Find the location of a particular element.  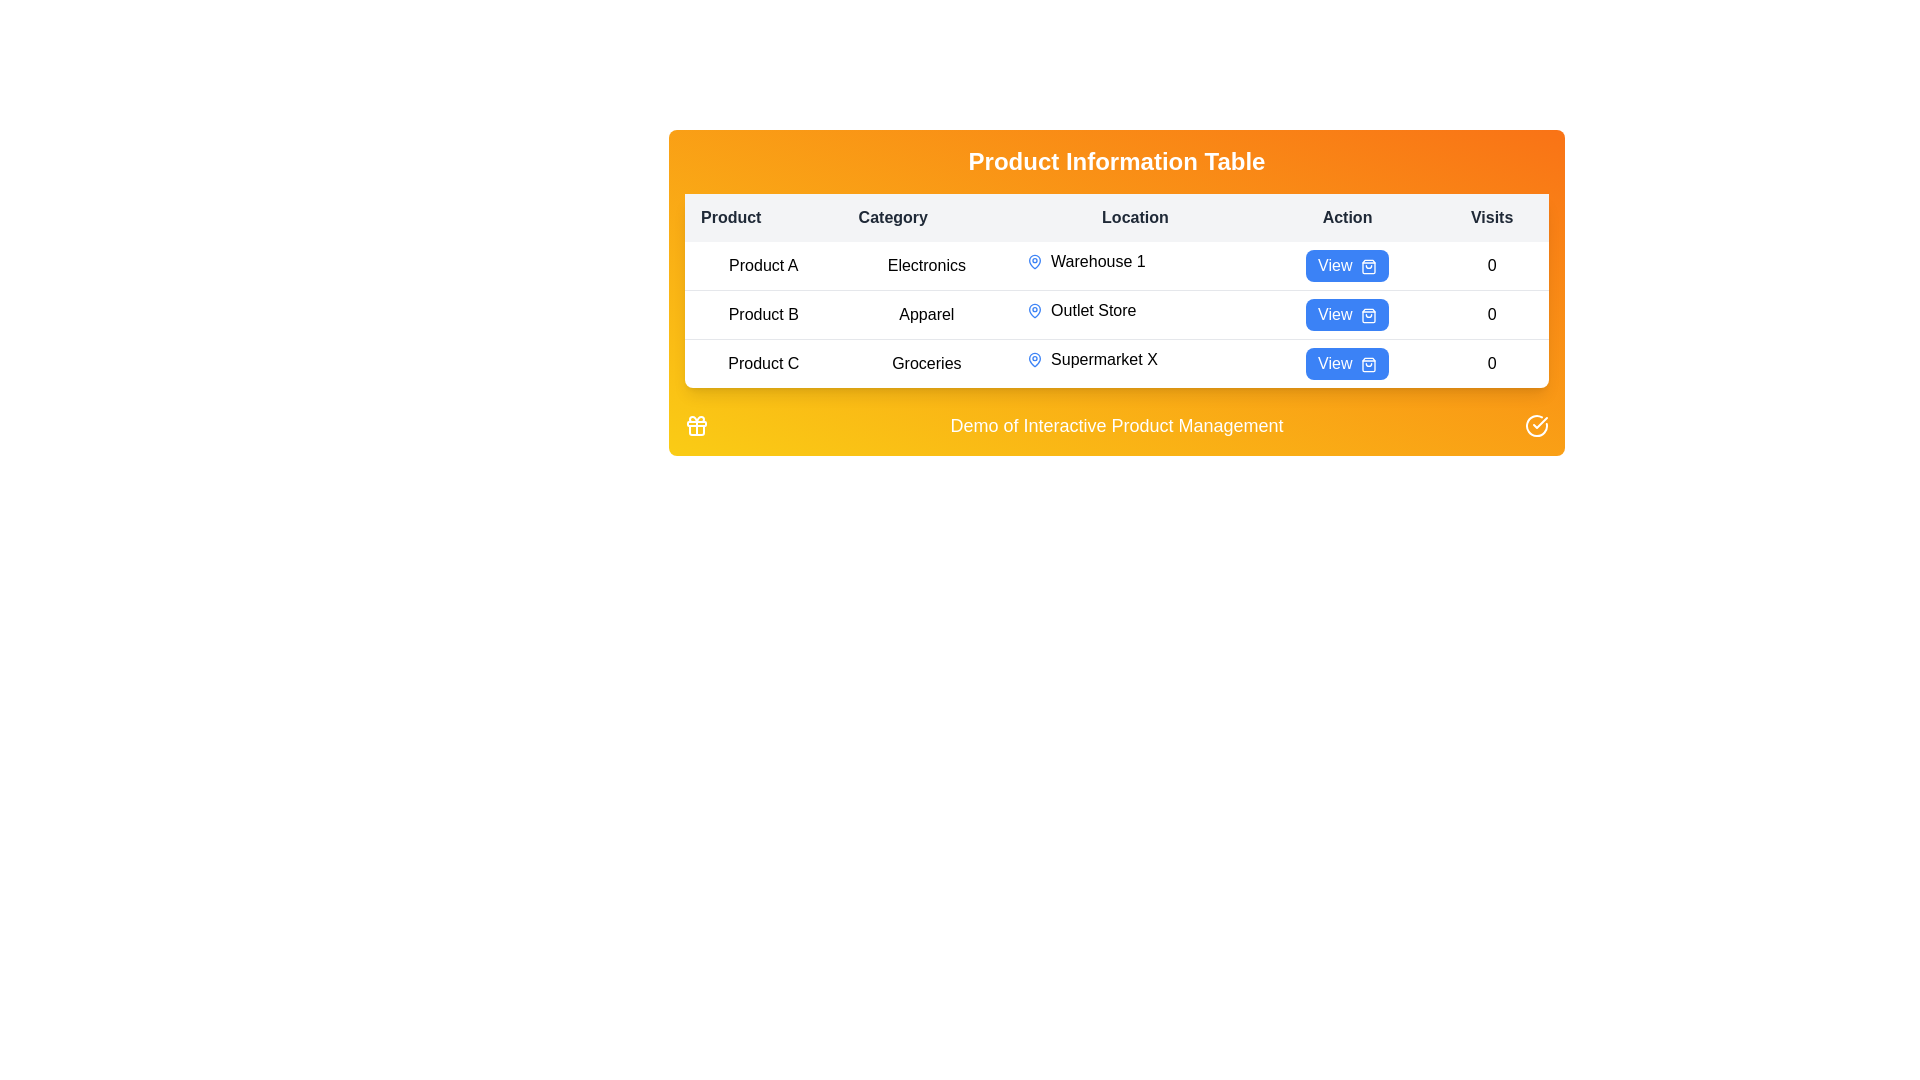

the button in the 'Action' column of the first row of the 'Product Information Table' to observe style changes is located at coordinates (1347, 265).